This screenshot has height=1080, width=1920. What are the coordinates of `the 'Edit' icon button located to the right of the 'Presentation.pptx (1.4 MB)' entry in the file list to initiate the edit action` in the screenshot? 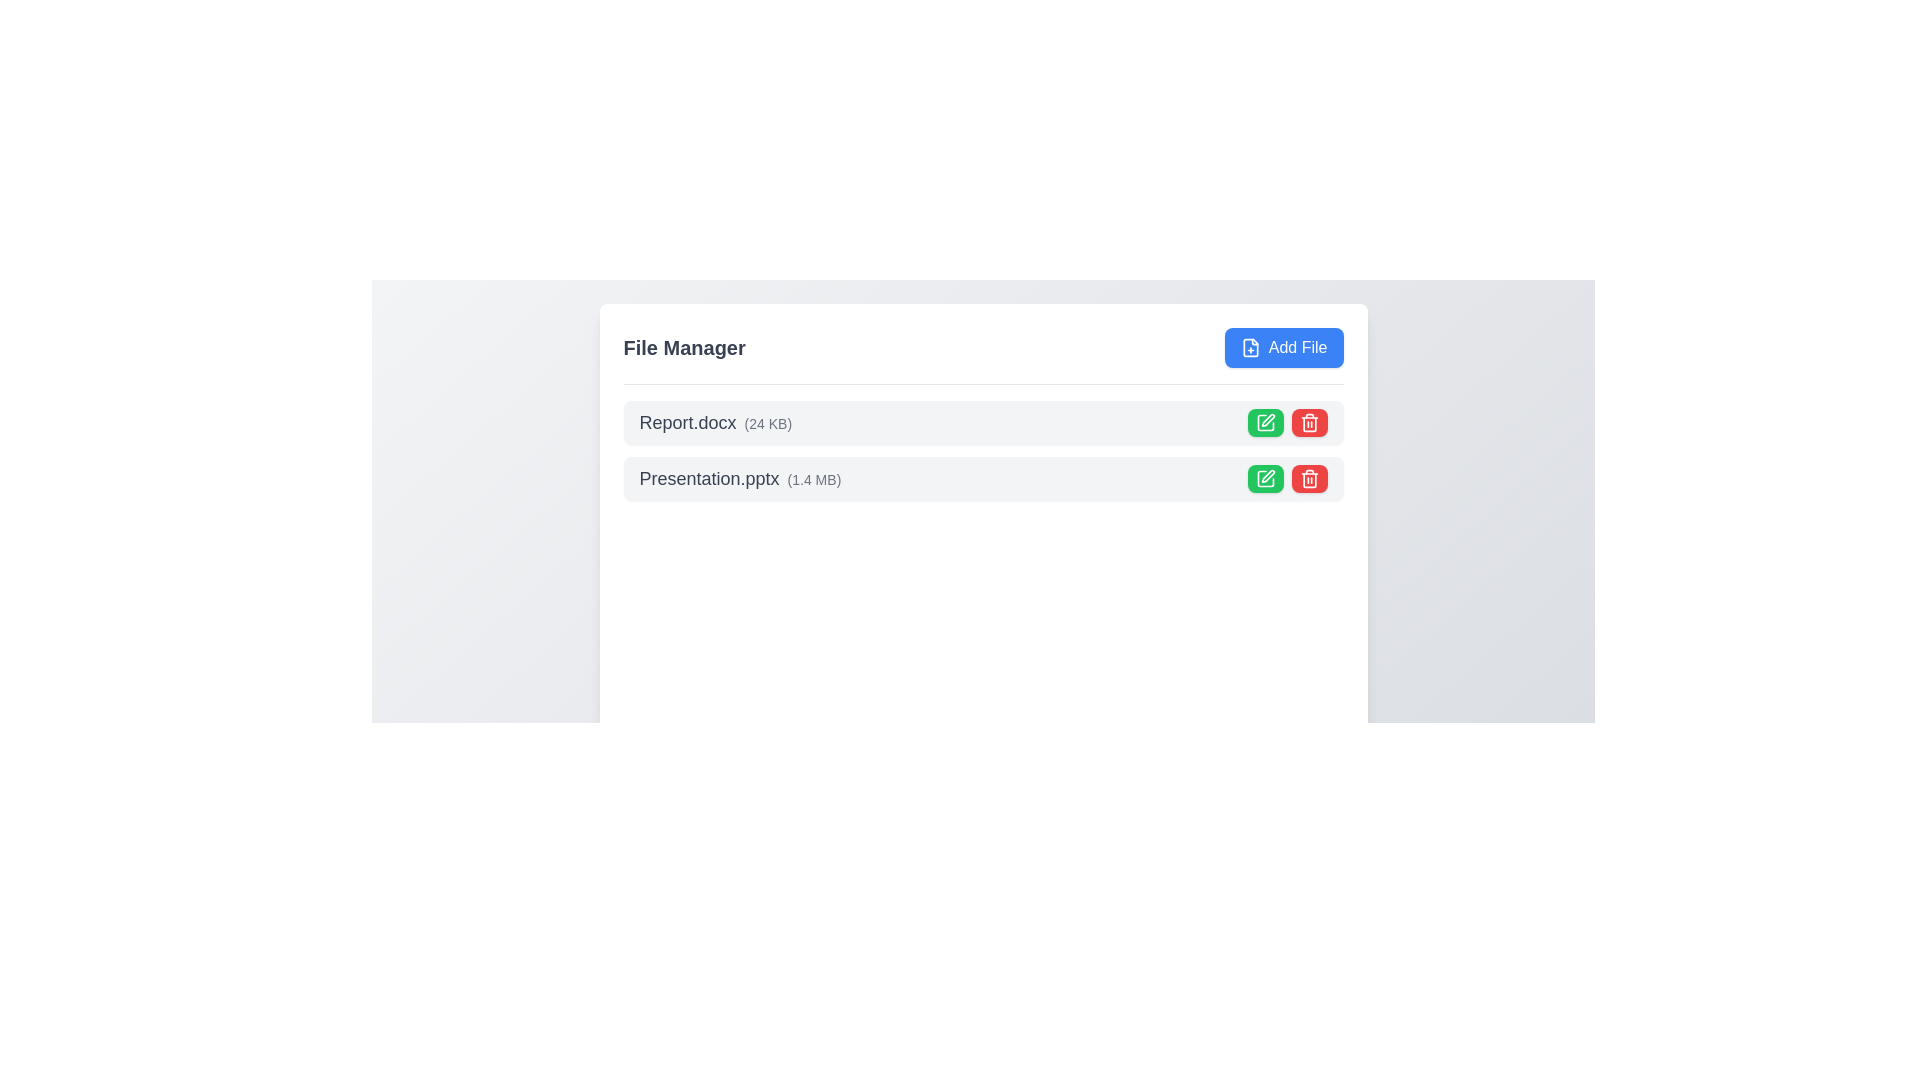 It's located at (1264, 422).